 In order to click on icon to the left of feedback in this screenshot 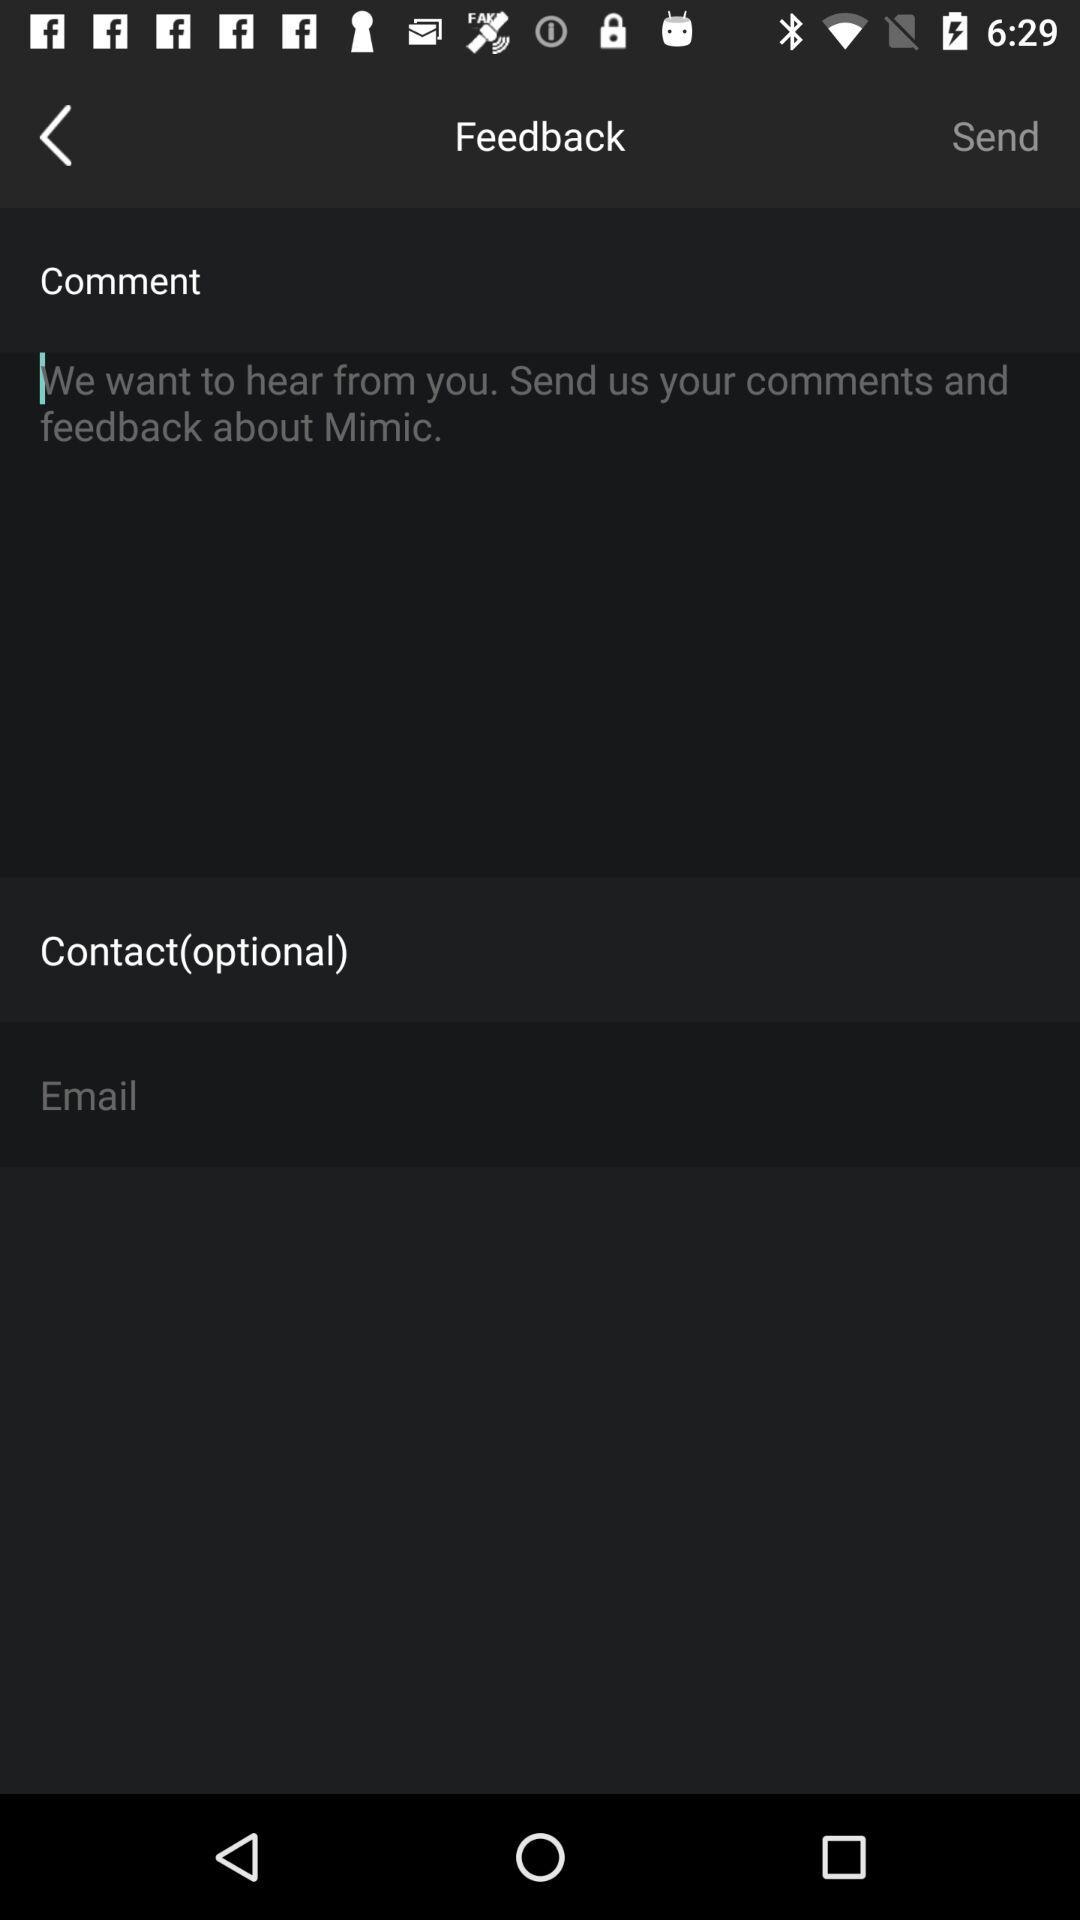, I will do `click(54, 134)`.